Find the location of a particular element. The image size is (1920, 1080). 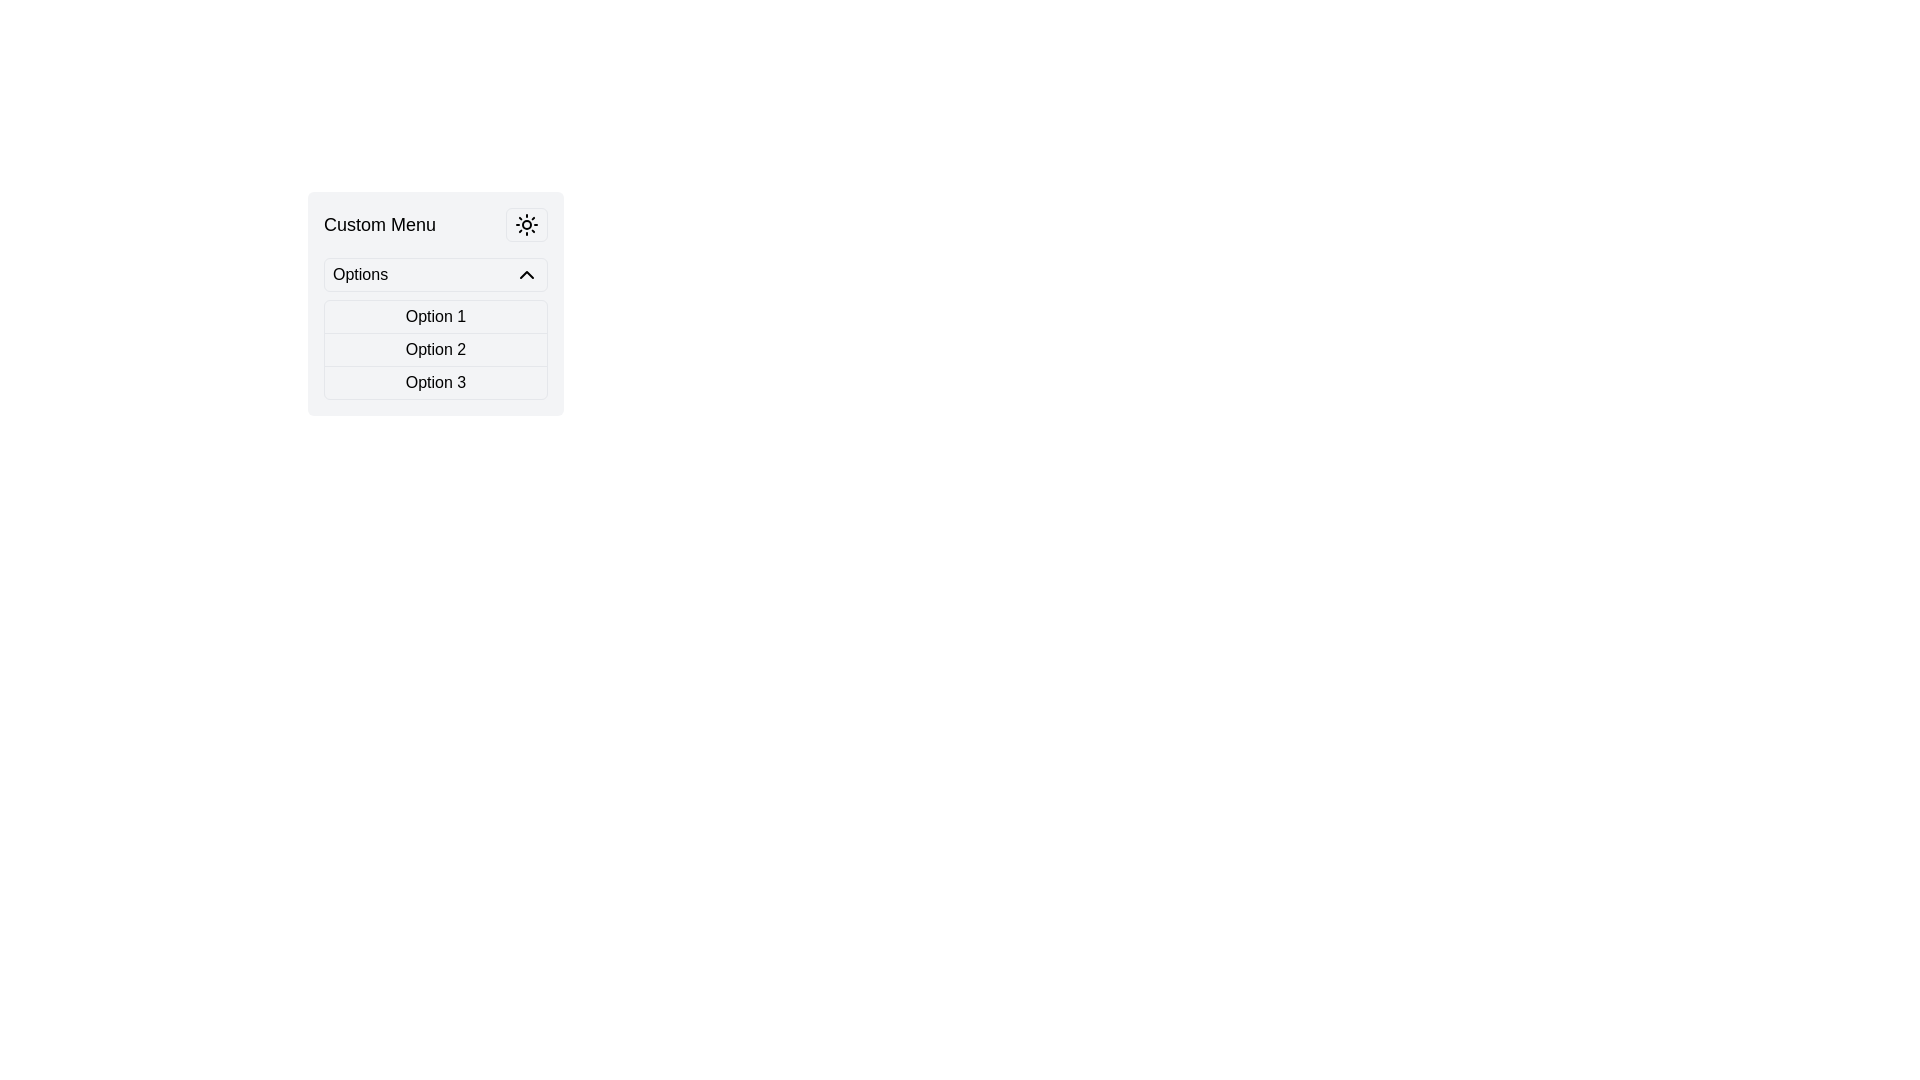

the static text element that serves as a descriptive title for the menu or widget, located at the leftmost side of the header bar, next to the sun icon is located at coordinates (379, 224).